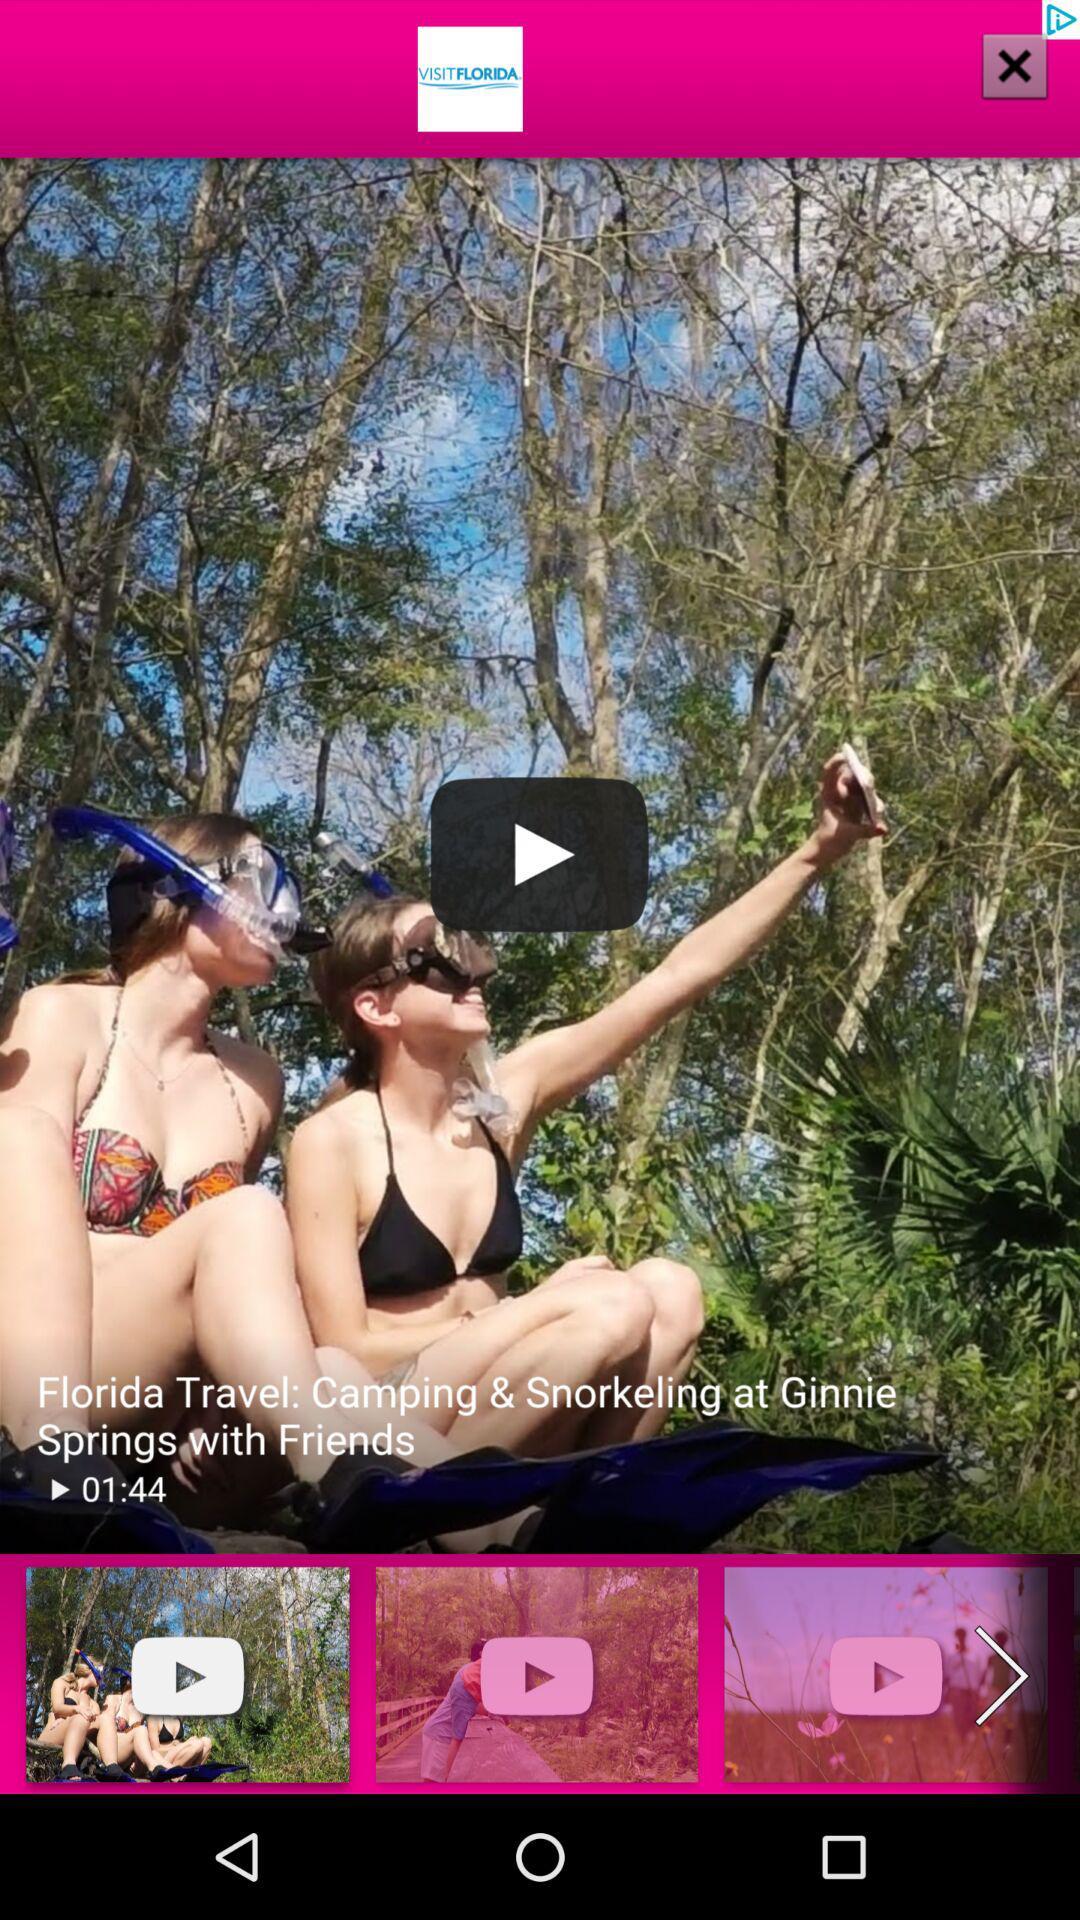  What do you see at coordinates (1014, 65) in the screenshot?
I see `the close icon` at bounding box center [1014, 65].